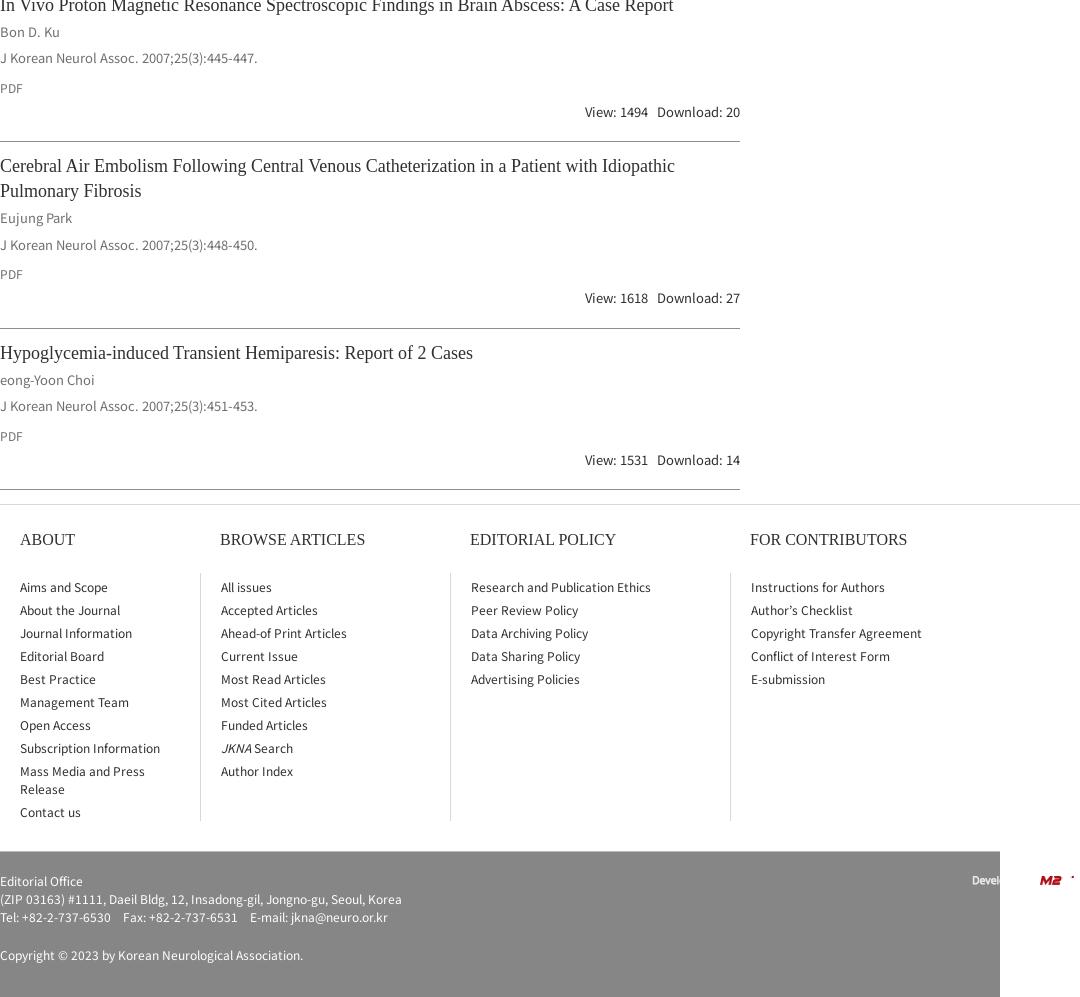 This screenshot has width=1080, height=997. What do you see at coordinates (524, 655) in the screenshot?
I see `'Data Sharing Policy'` at bounding box center [524, 655].